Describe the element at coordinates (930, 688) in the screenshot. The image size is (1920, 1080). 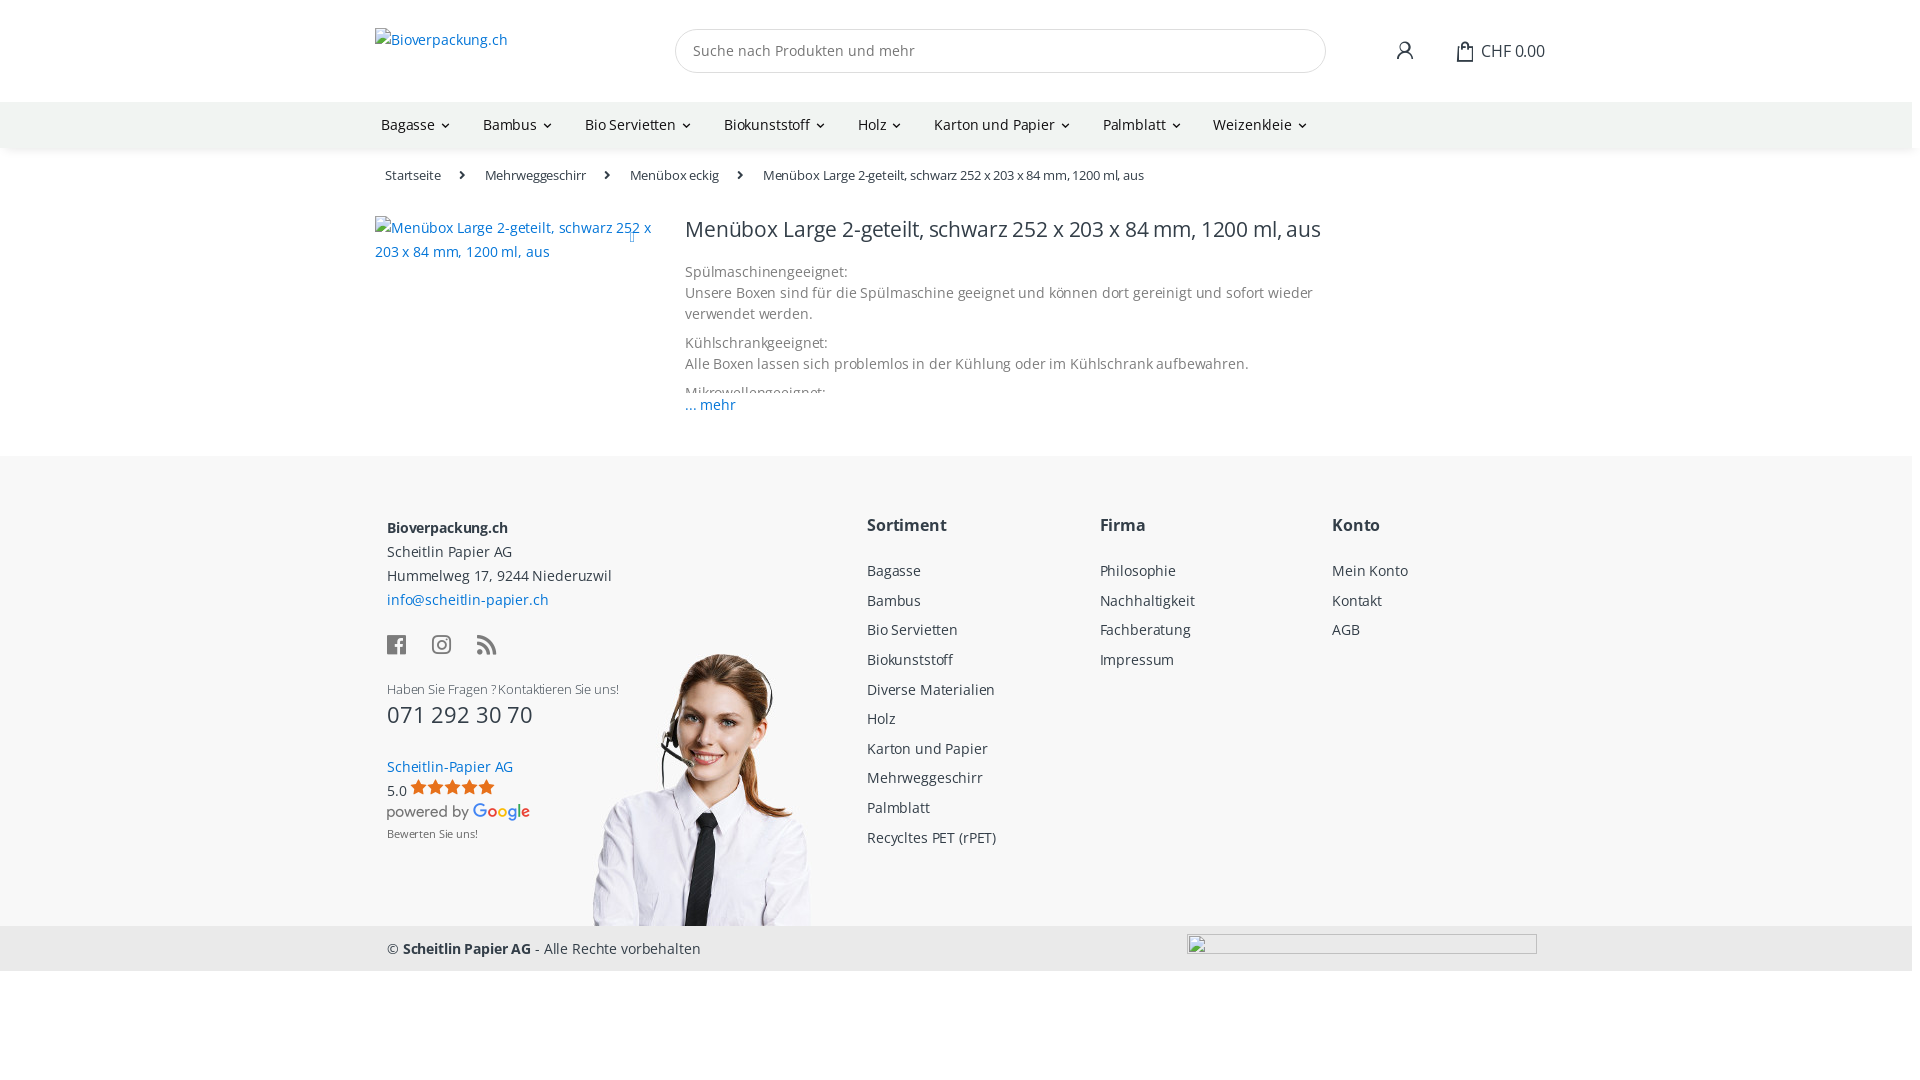
I see `'Diverse Materialien'` at that location.